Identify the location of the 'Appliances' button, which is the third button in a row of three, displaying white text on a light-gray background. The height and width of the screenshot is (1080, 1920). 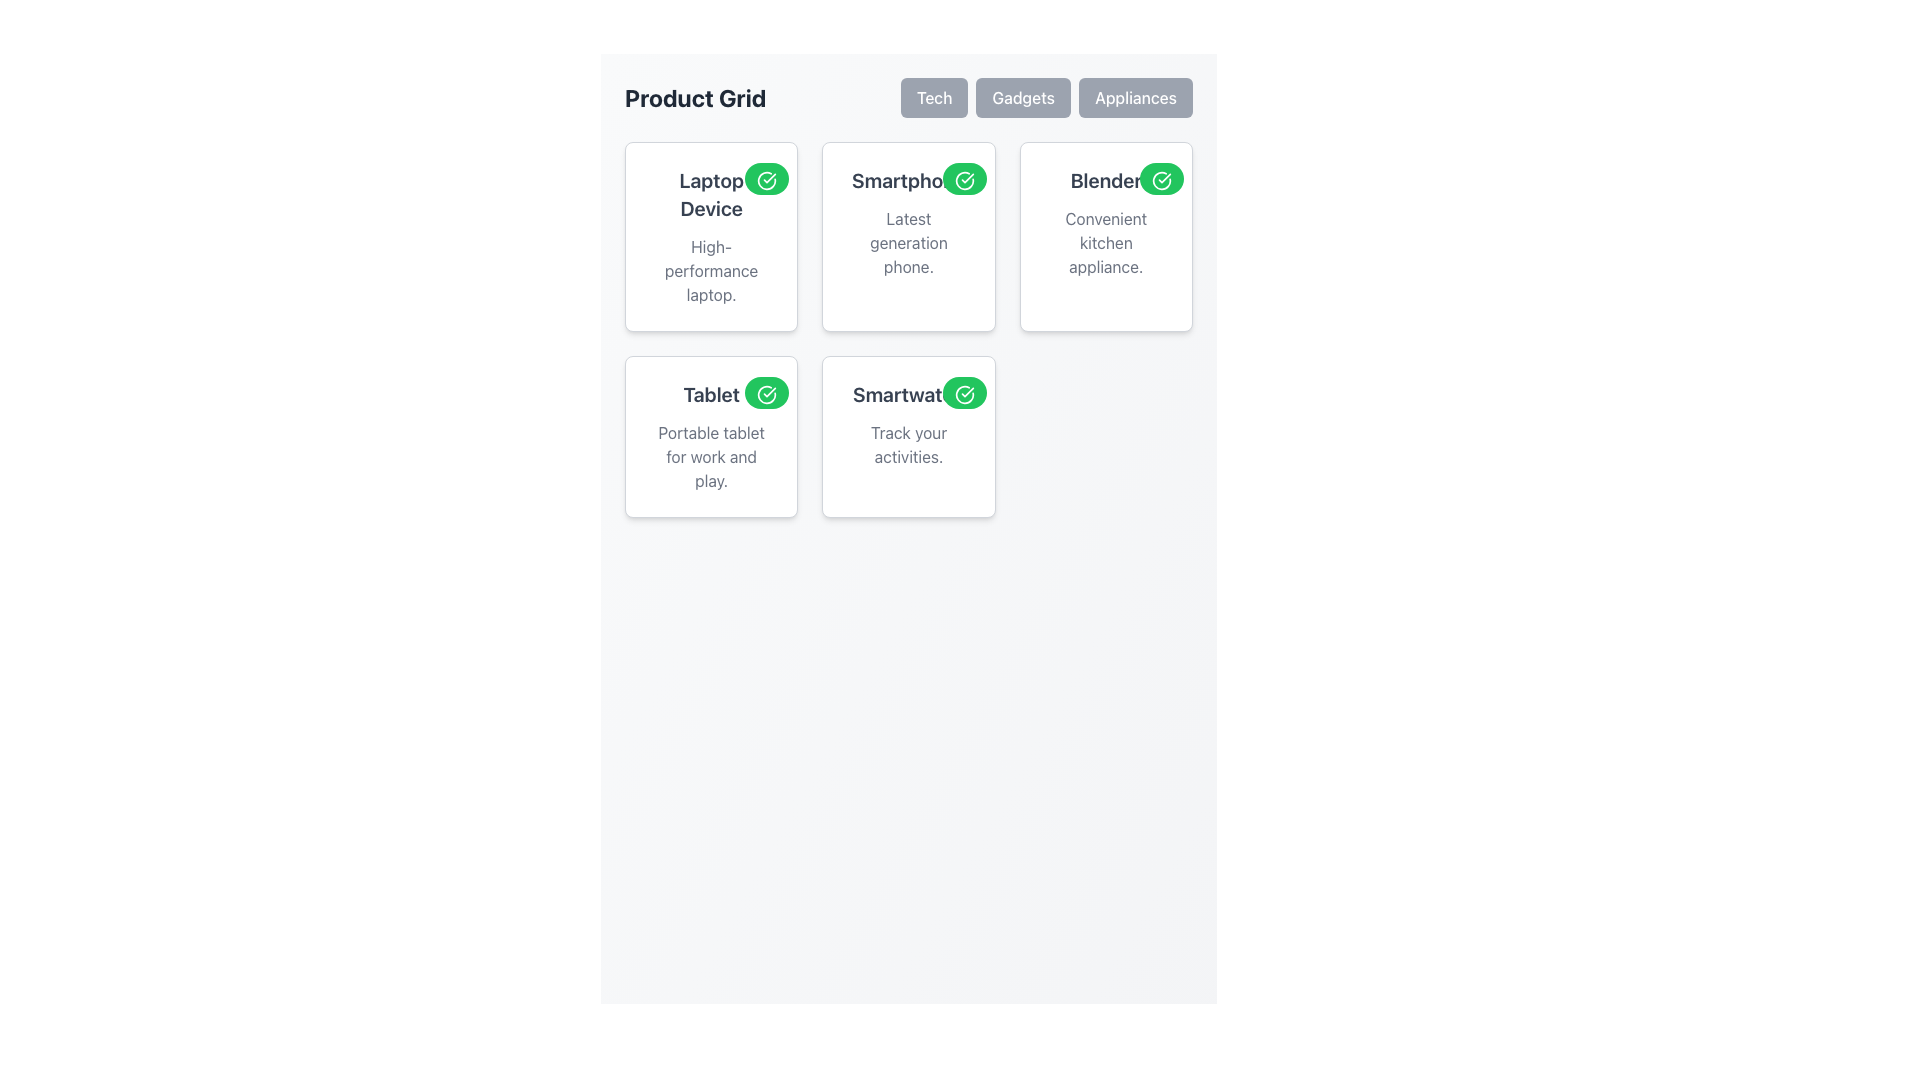
(1136, 97).